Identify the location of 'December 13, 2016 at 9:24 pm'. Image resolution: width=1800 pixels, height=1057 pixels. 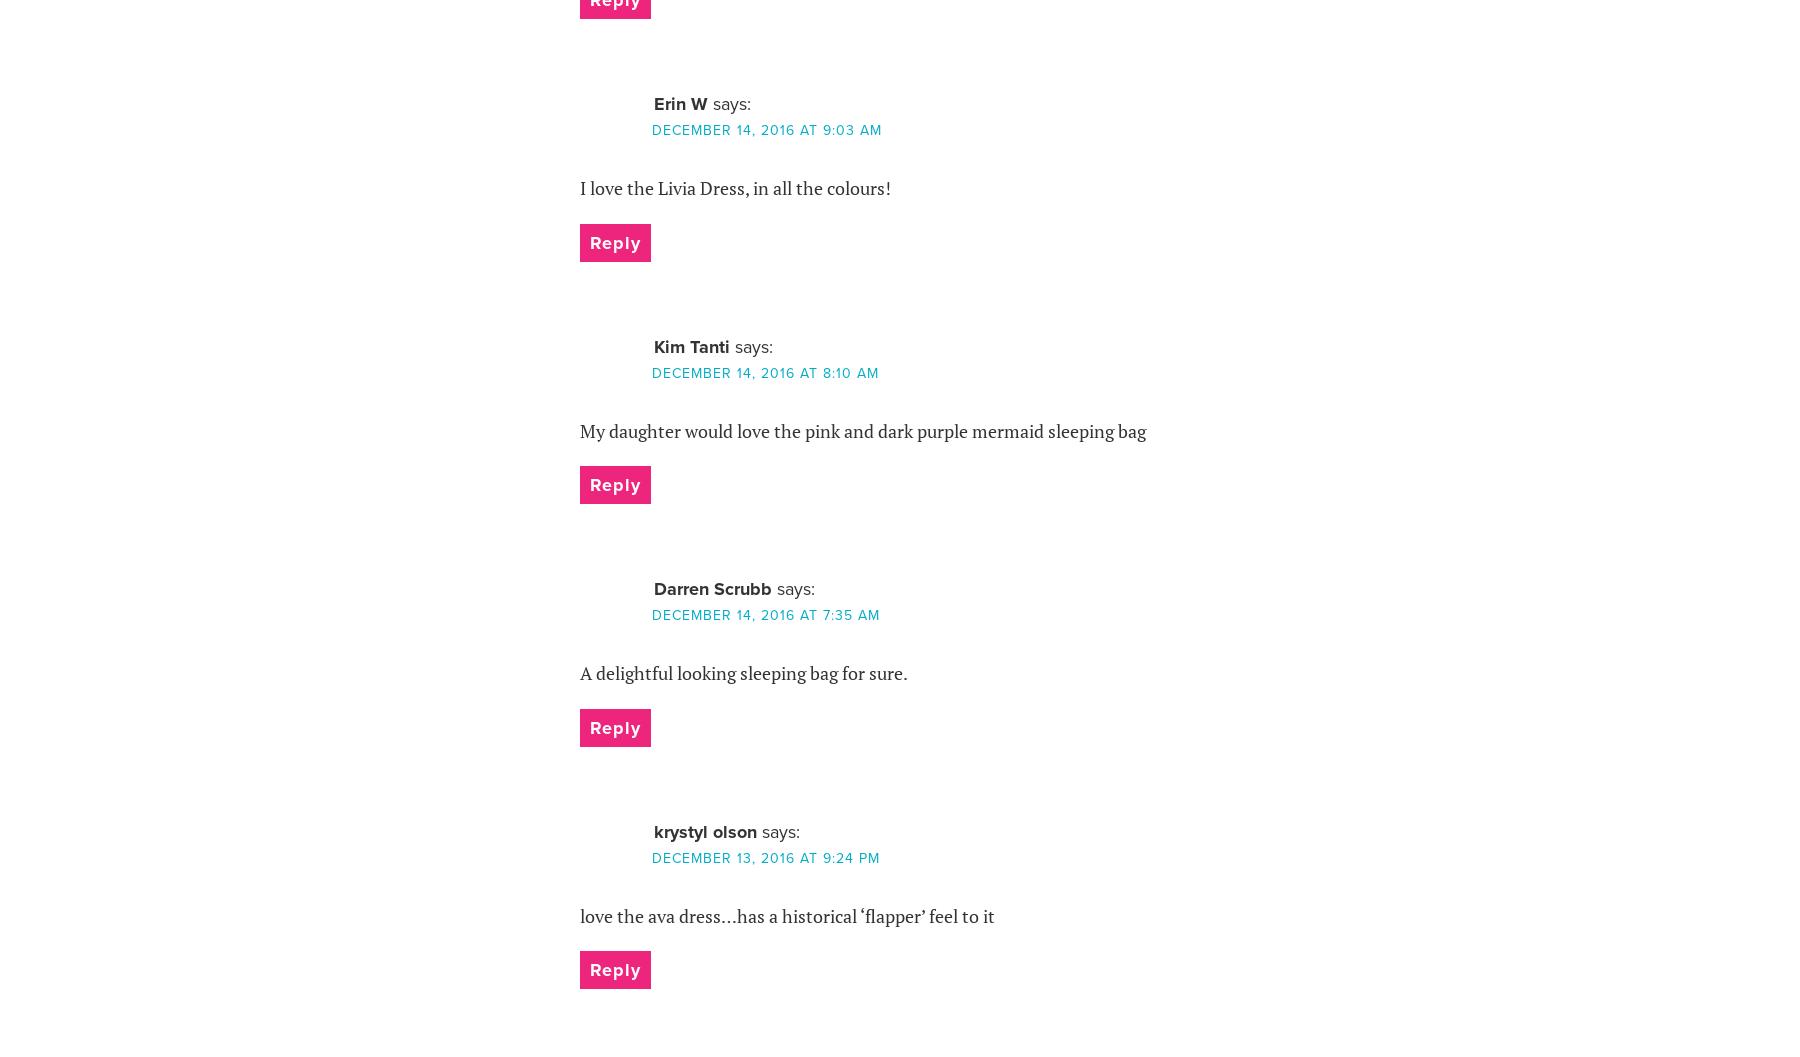
(764, 856).